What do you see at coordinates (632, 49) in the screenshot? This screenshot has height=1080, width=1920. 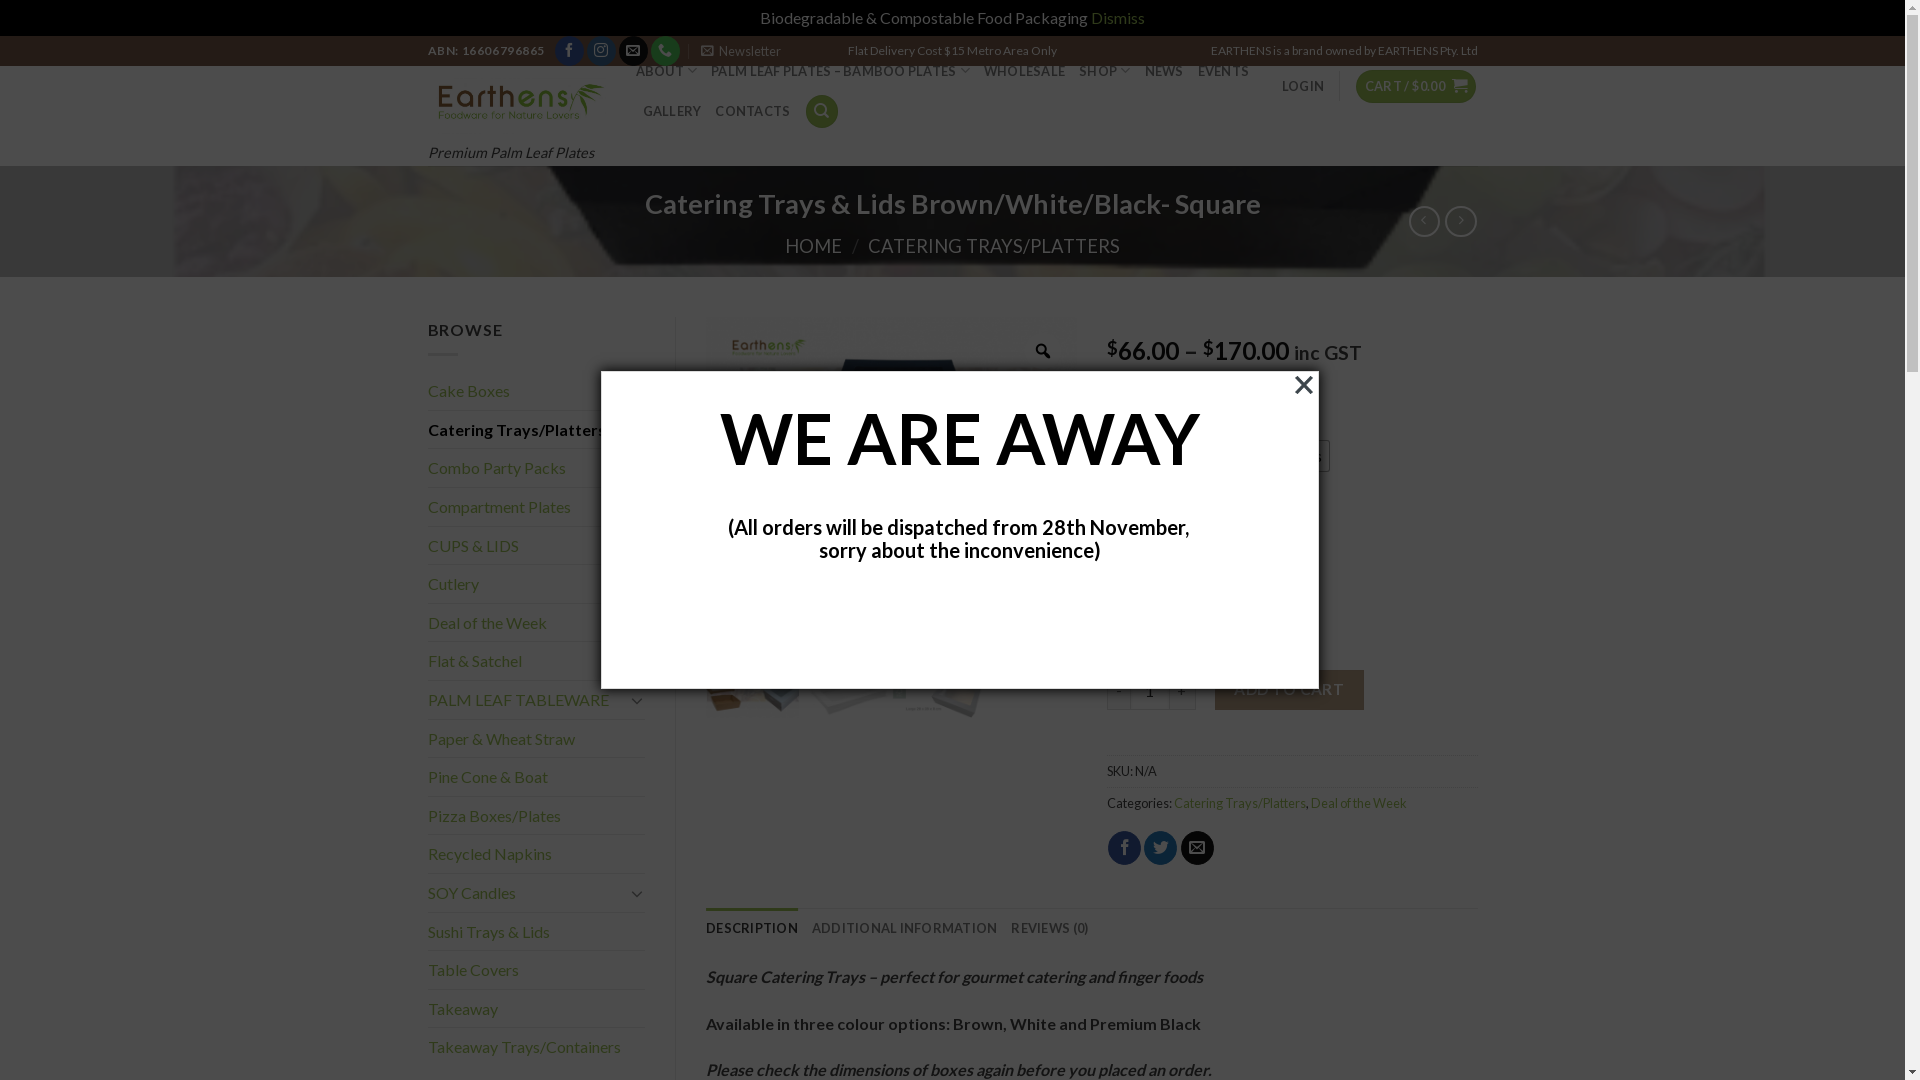 I see `'Send us an email'` at bounding box center [632, 49].